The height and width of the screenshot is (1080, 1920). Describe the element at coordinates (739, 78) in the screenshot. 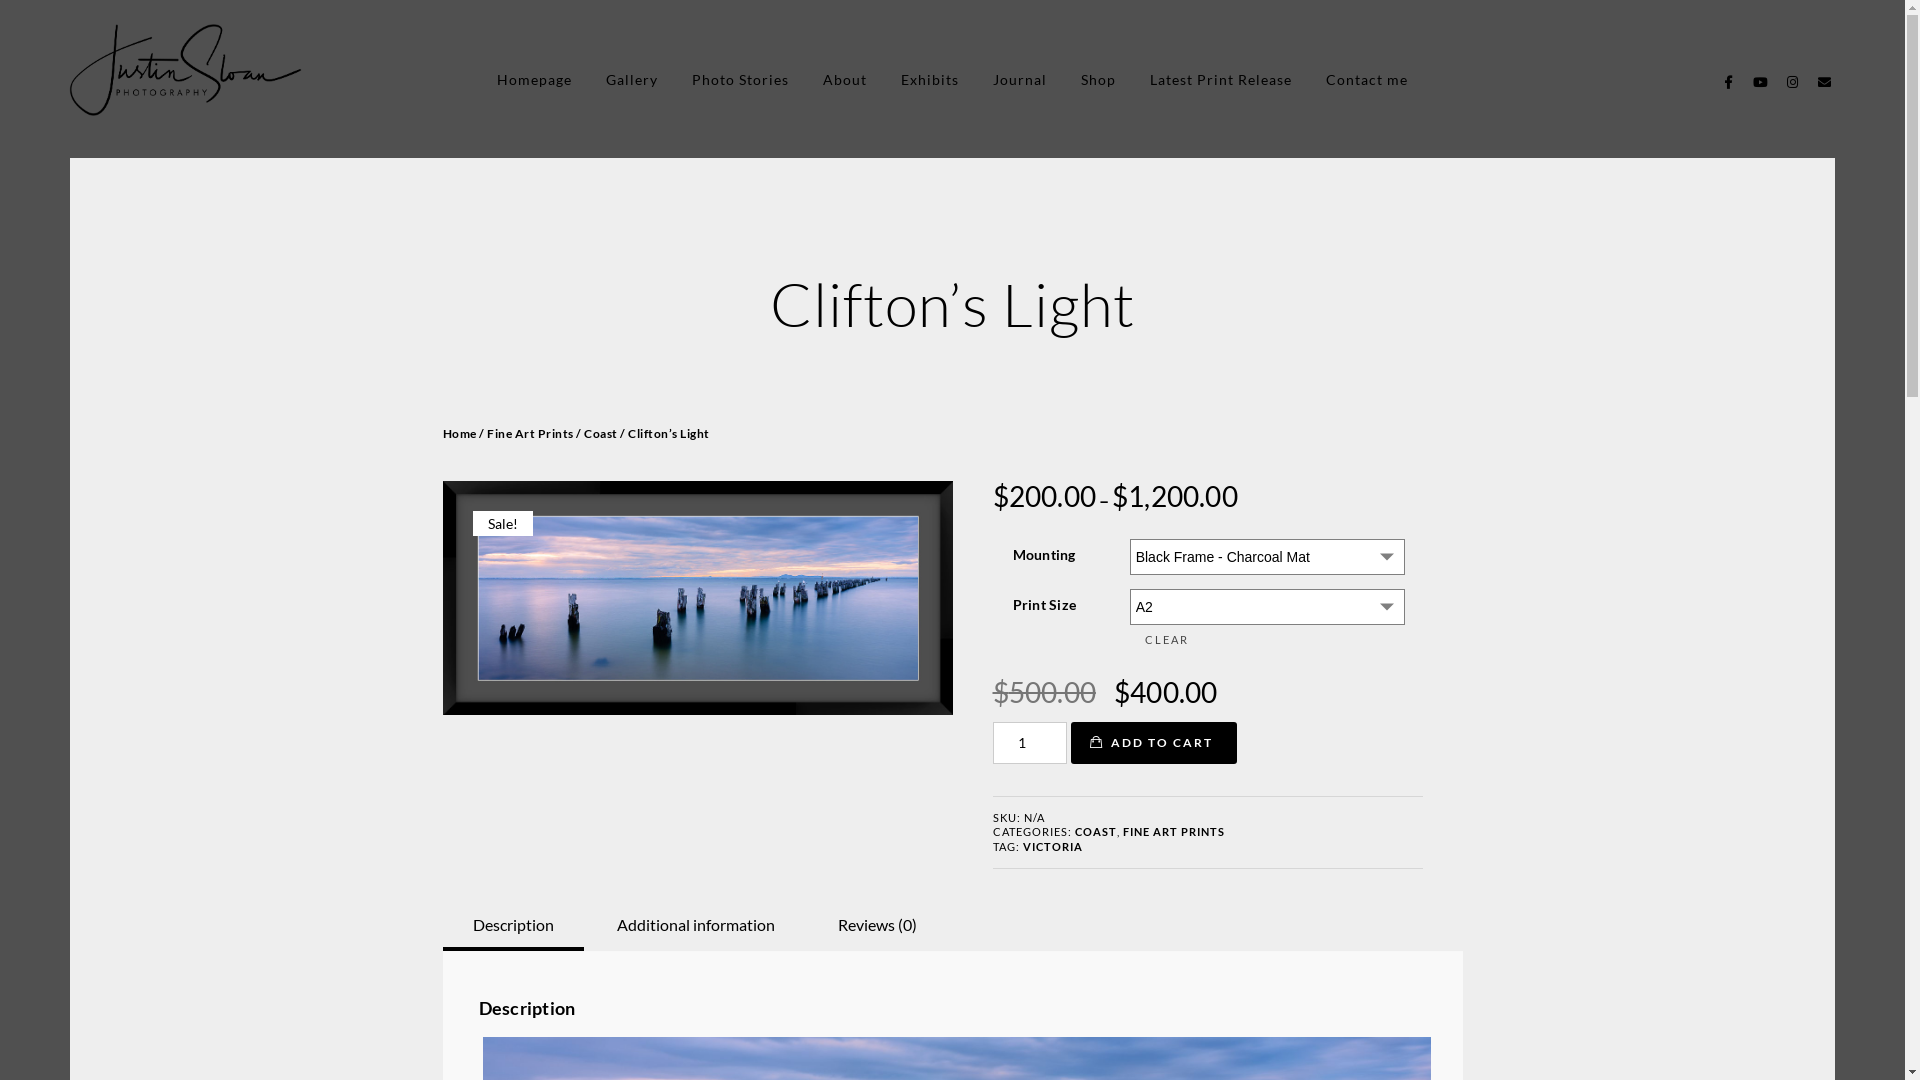

I see `'Photo Stories'` at that location.